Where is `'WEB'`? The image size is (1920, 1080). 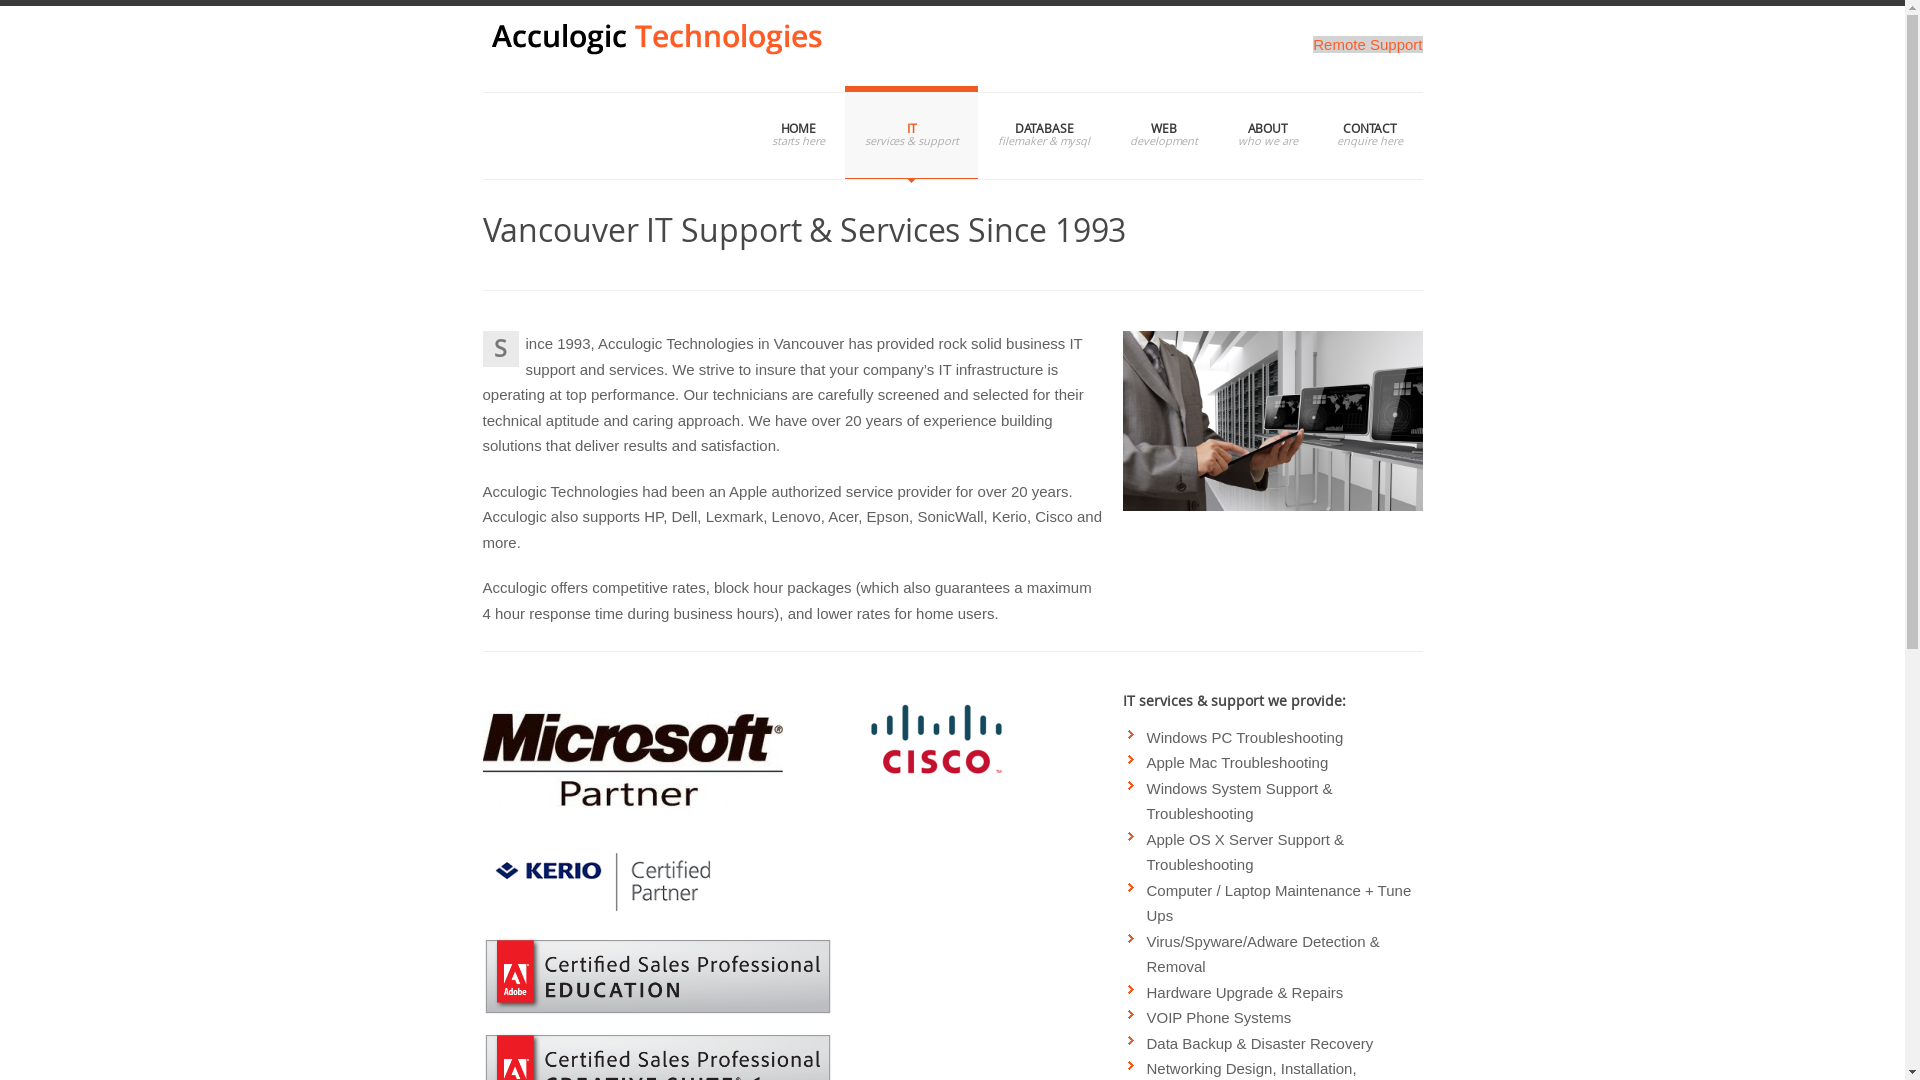
'WEB' is located at coordinates (1163, 132).